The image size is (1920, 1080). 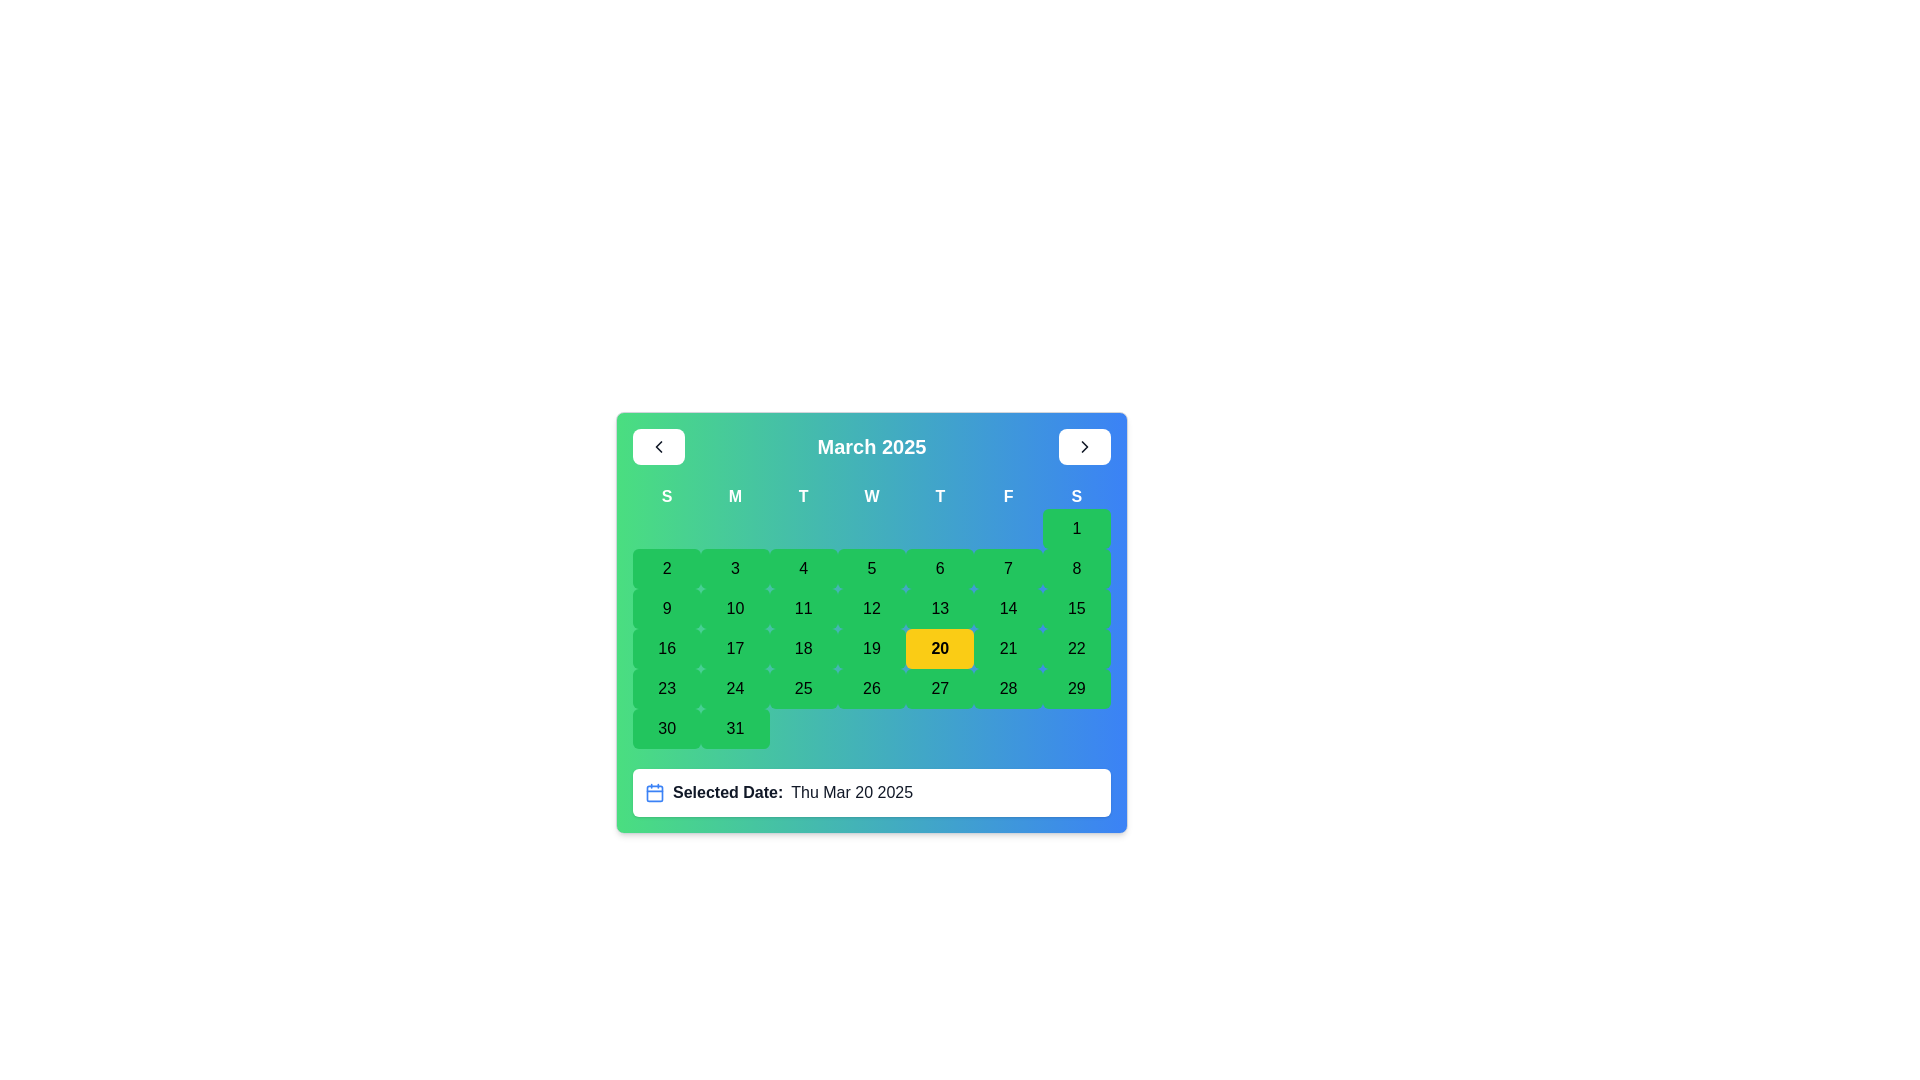 I want to click on the button representing the 24th day of March 2025 in the calendar, so click(x=734, y=688).